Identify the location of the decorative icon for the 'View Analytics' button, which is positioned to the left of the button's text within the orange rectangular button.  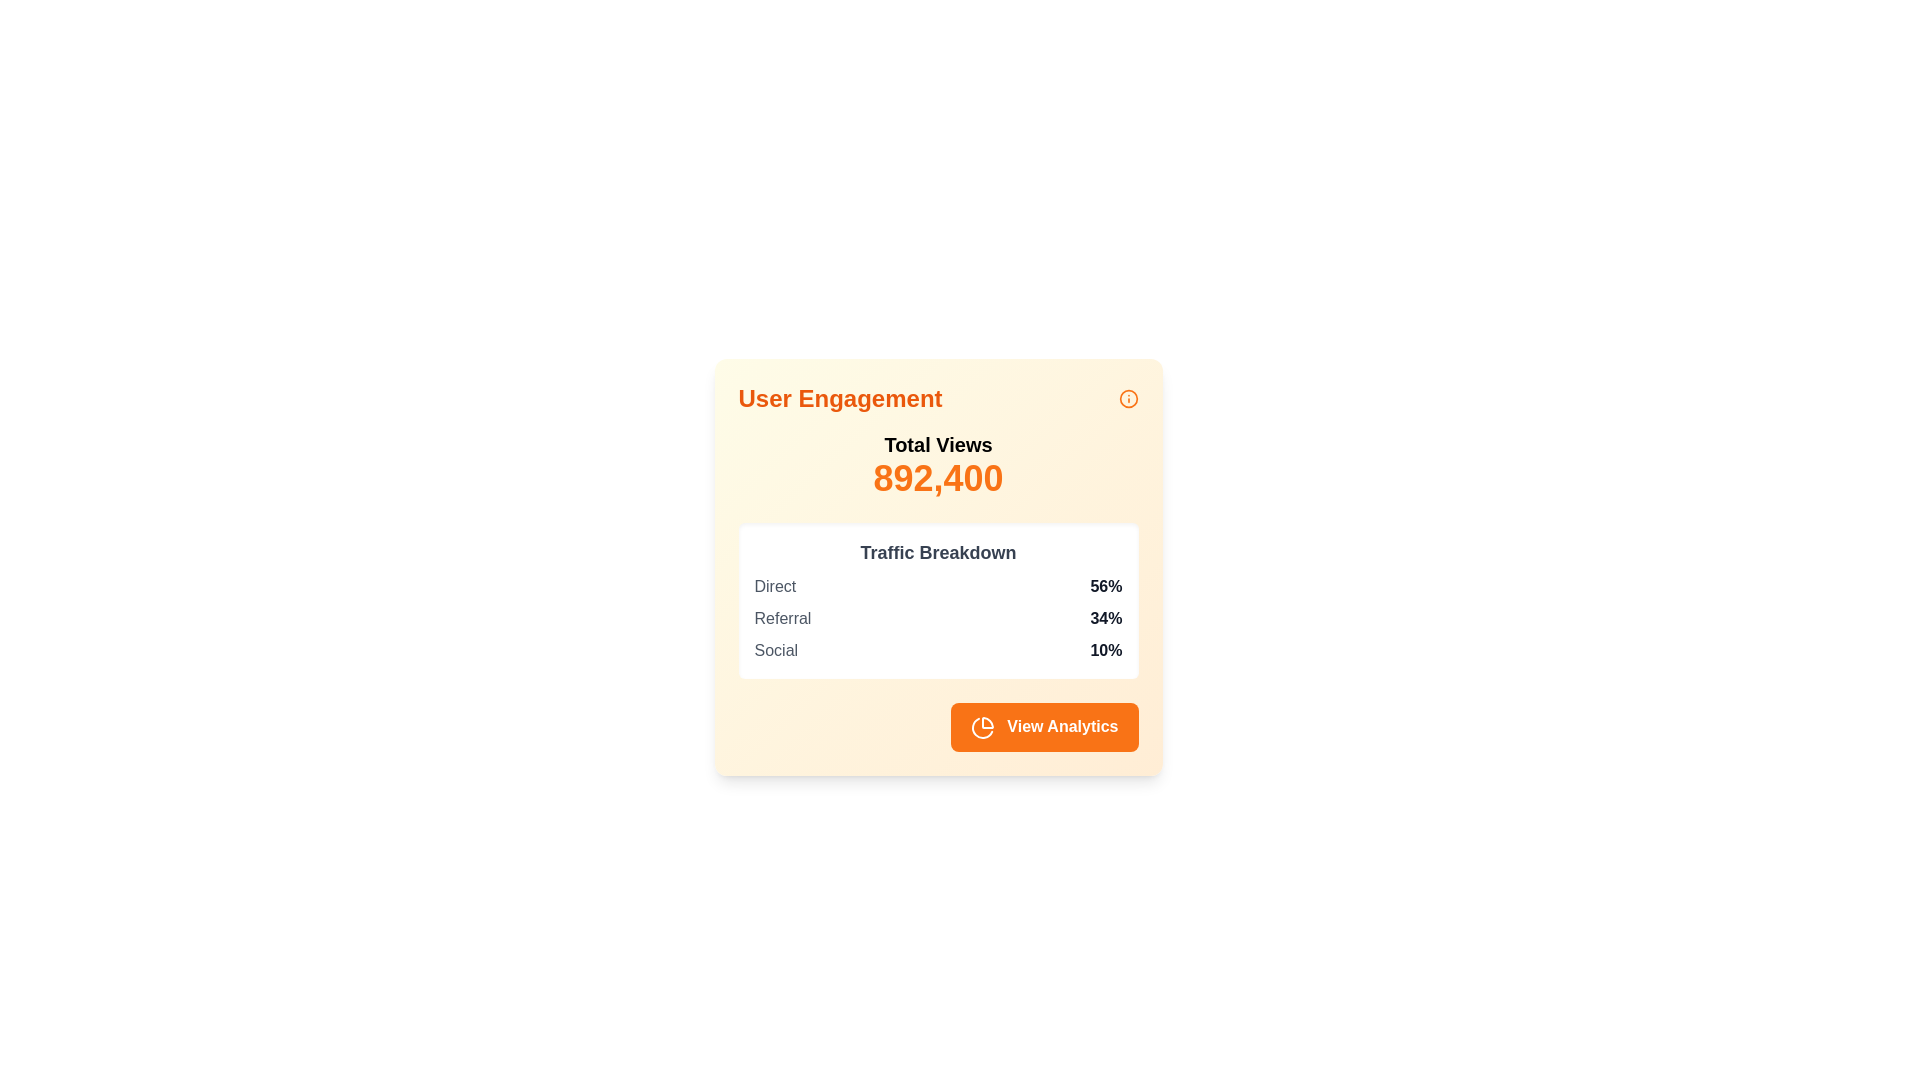
(982, 727).